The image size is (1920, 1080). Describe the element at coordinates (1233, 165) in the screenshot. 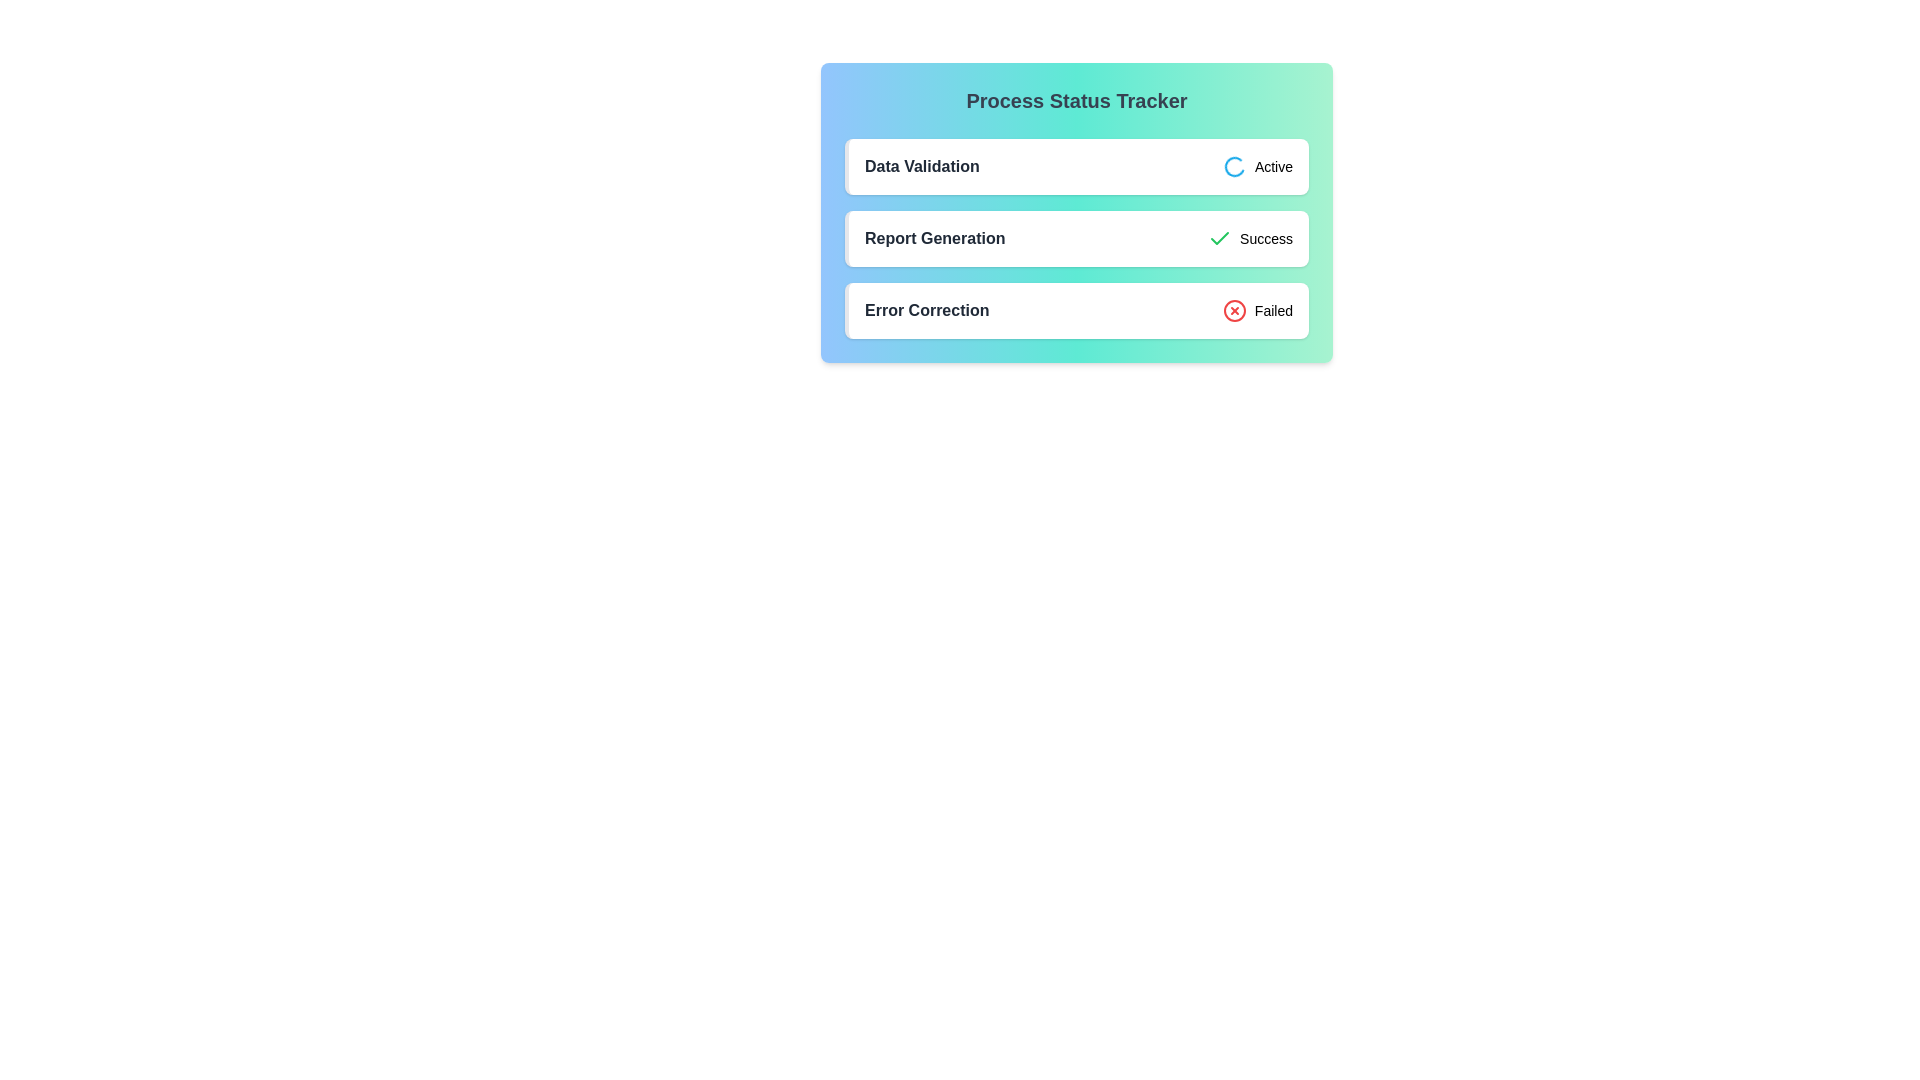

I see `the animation of the spinner icon that indicates the ongoing activity related to the 'Active' status of the 'Data Validation' task, located to the left of the 'Active' status text in the process tracker component` at that location.